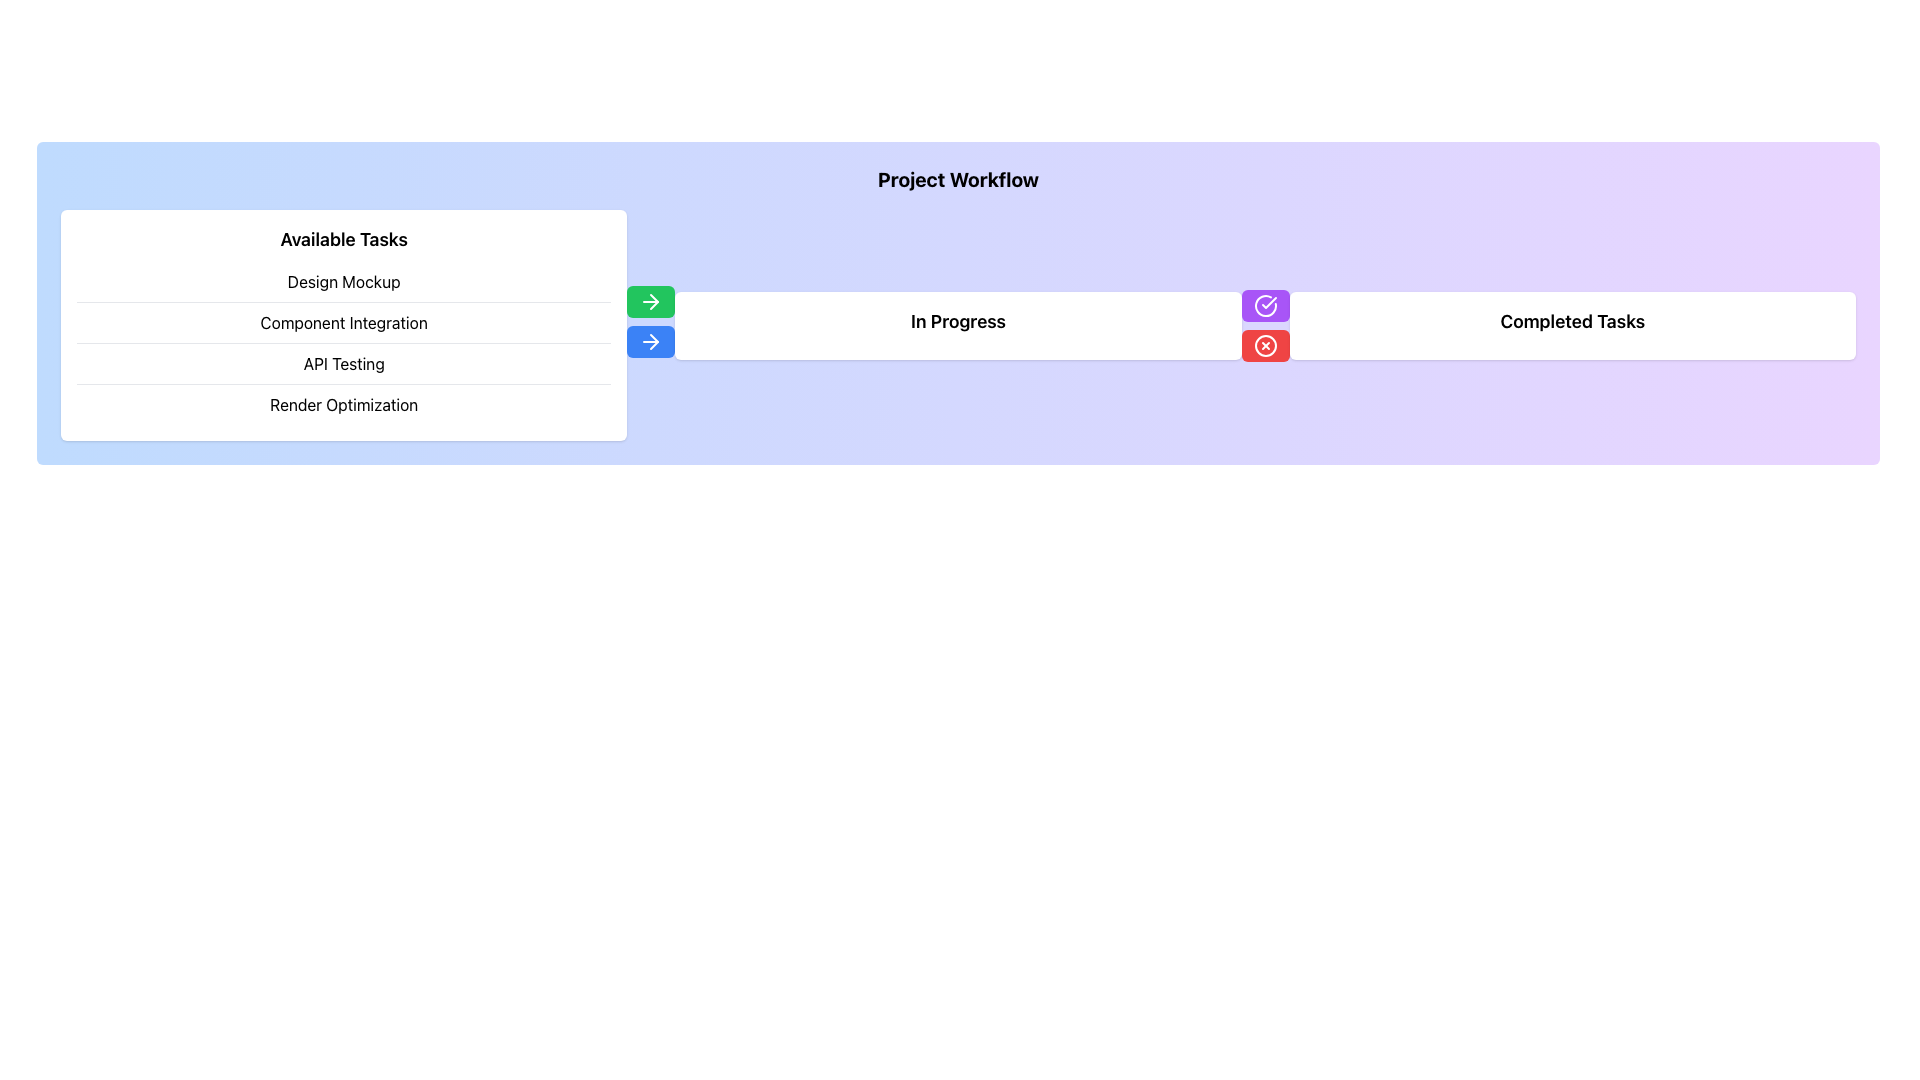 The height and width of the screenshot is (1080, 1920). What do you see at coordinates (344, 322) in the screenshot?
I see `the static text item displaying 'Component Integration', which is the second item in the 'Available Tasks' list located in the left section of the interface` at bounding box center [344, 322].